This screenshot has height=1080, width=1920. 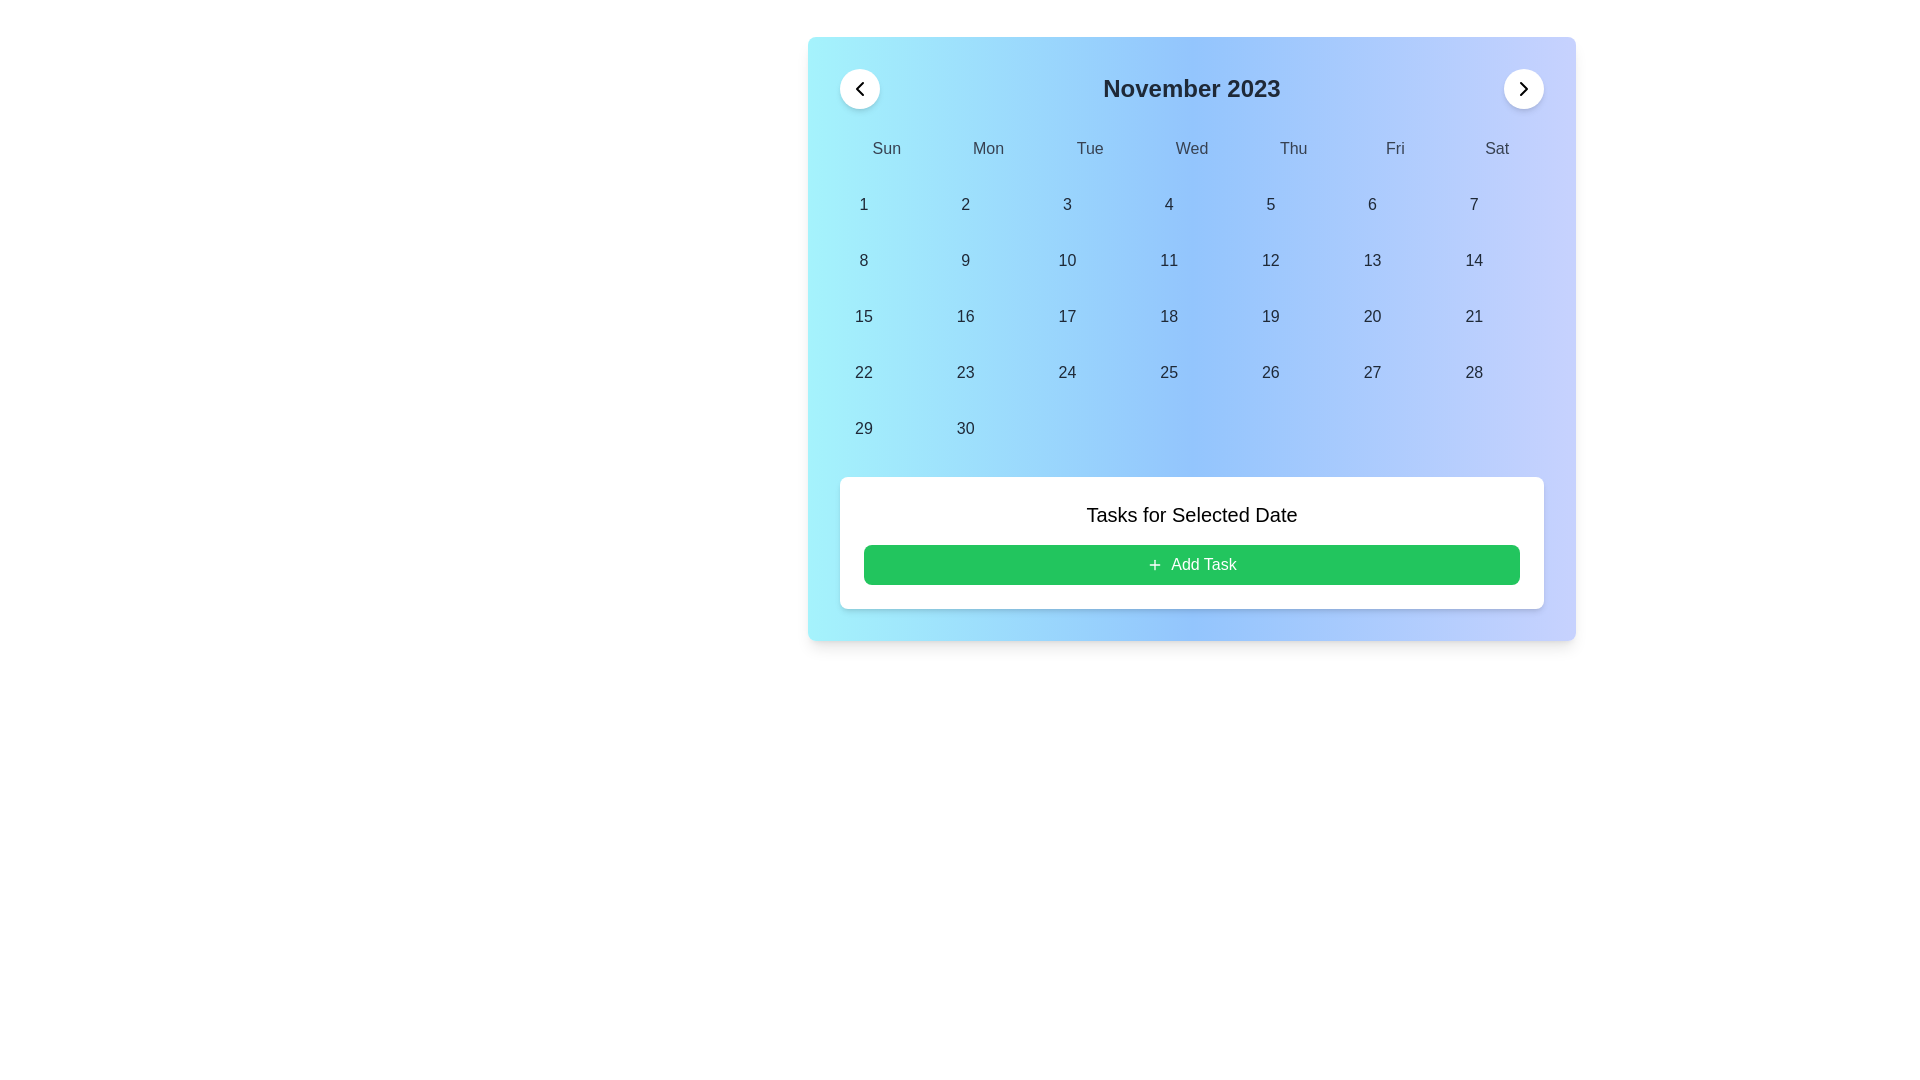 What do you see at coordinates (1269, 260) in the screenshot?
I see `the button displaying the number '12'` at bounding box center [1269, 260].